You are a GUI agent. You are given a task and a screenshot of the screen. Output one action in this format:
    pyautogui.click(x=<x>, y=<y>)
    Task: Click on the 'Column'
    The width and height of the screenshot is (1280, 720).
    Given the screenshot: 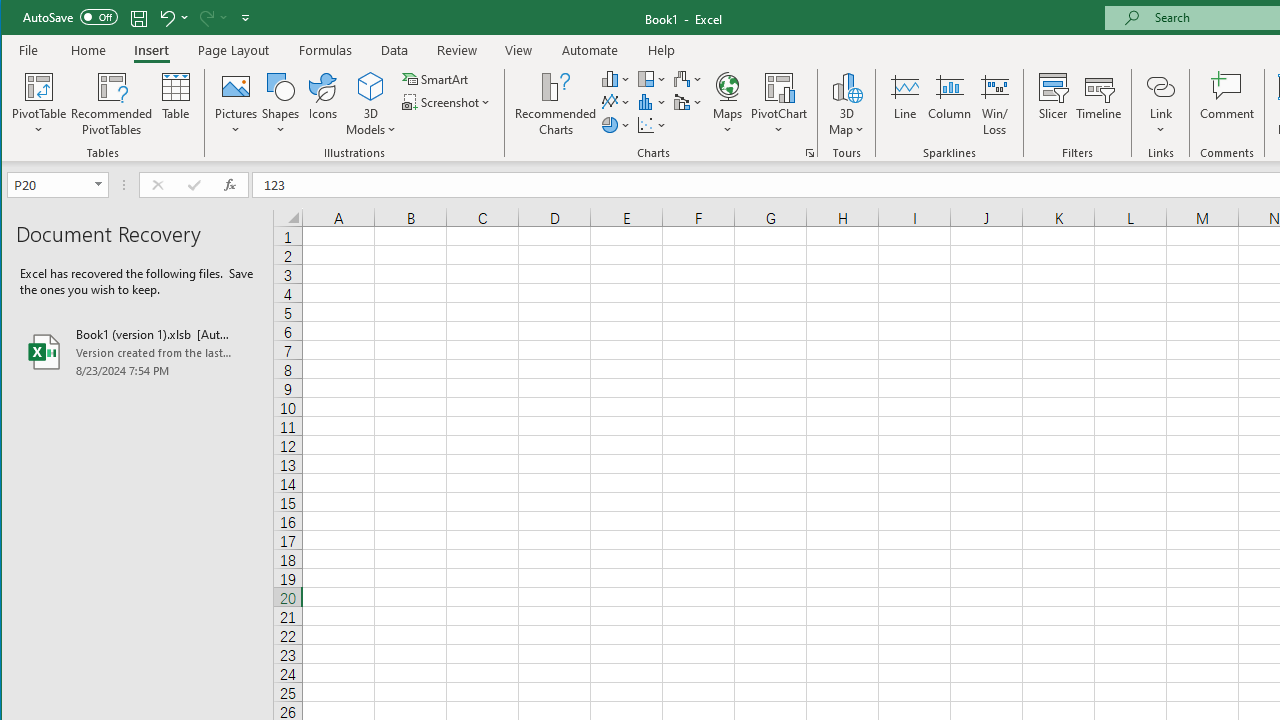 What is the action you would take?
    pyautogui.click(x=948, y=104)
    